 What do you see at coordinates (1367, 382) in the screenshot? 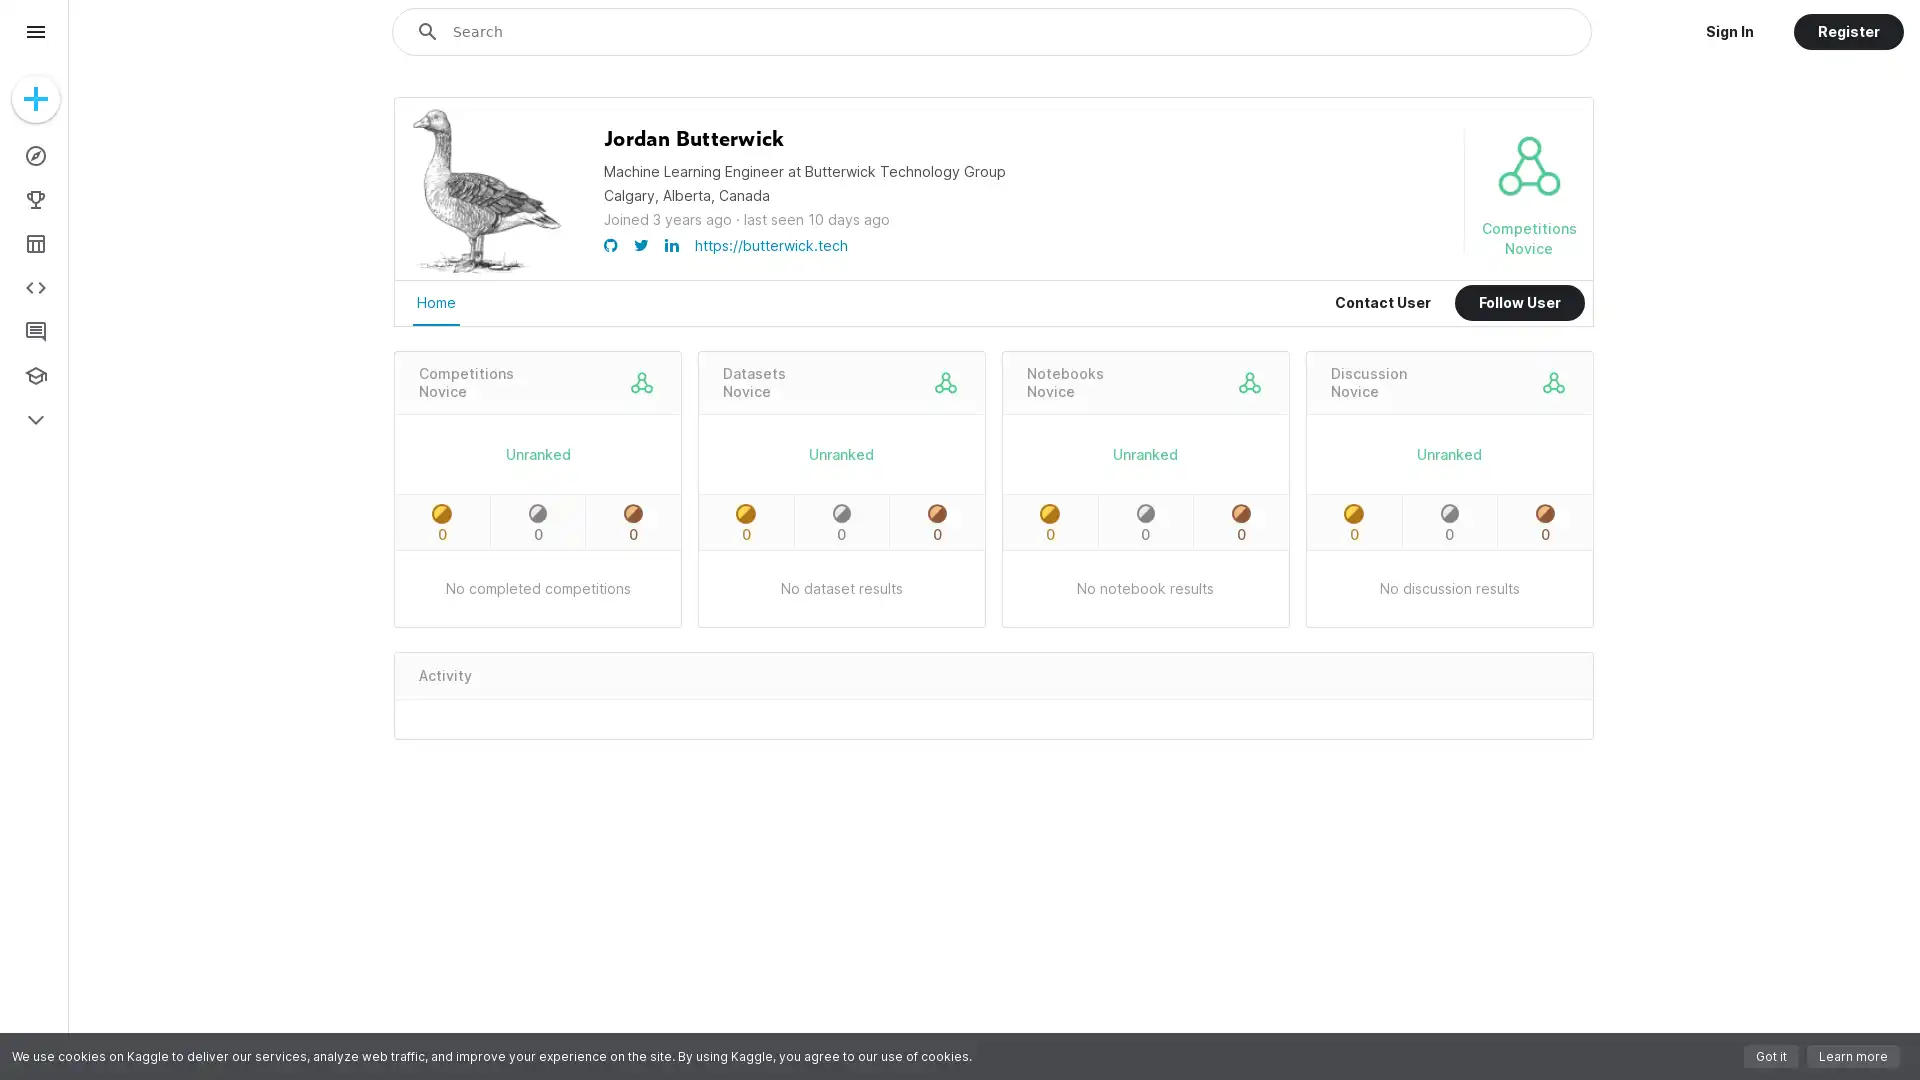
I see `Discussion Novice` at bounding box center [1367, 382].